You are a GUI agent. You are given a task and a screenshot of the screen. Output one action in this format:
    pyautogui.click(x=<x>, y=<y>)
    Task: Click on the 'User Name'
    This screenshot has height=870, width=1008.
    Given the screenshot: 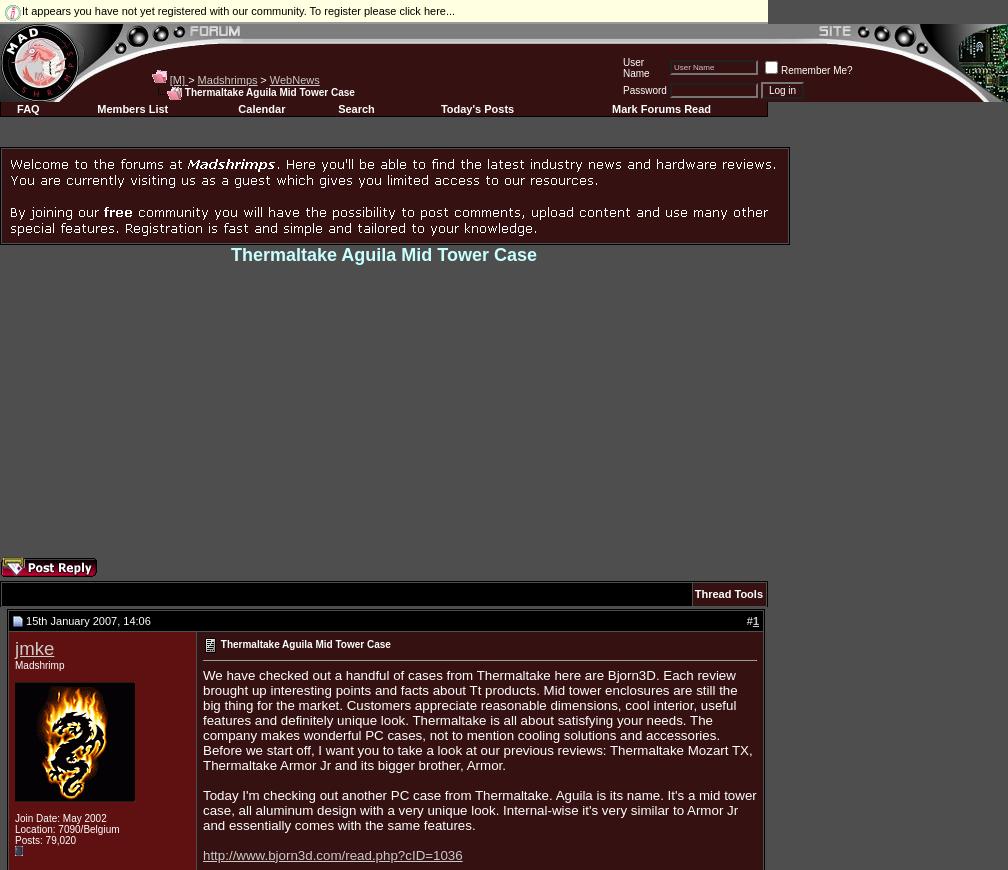 What is the action you would take?
    pyautogui.click(x=636, y=65)
    